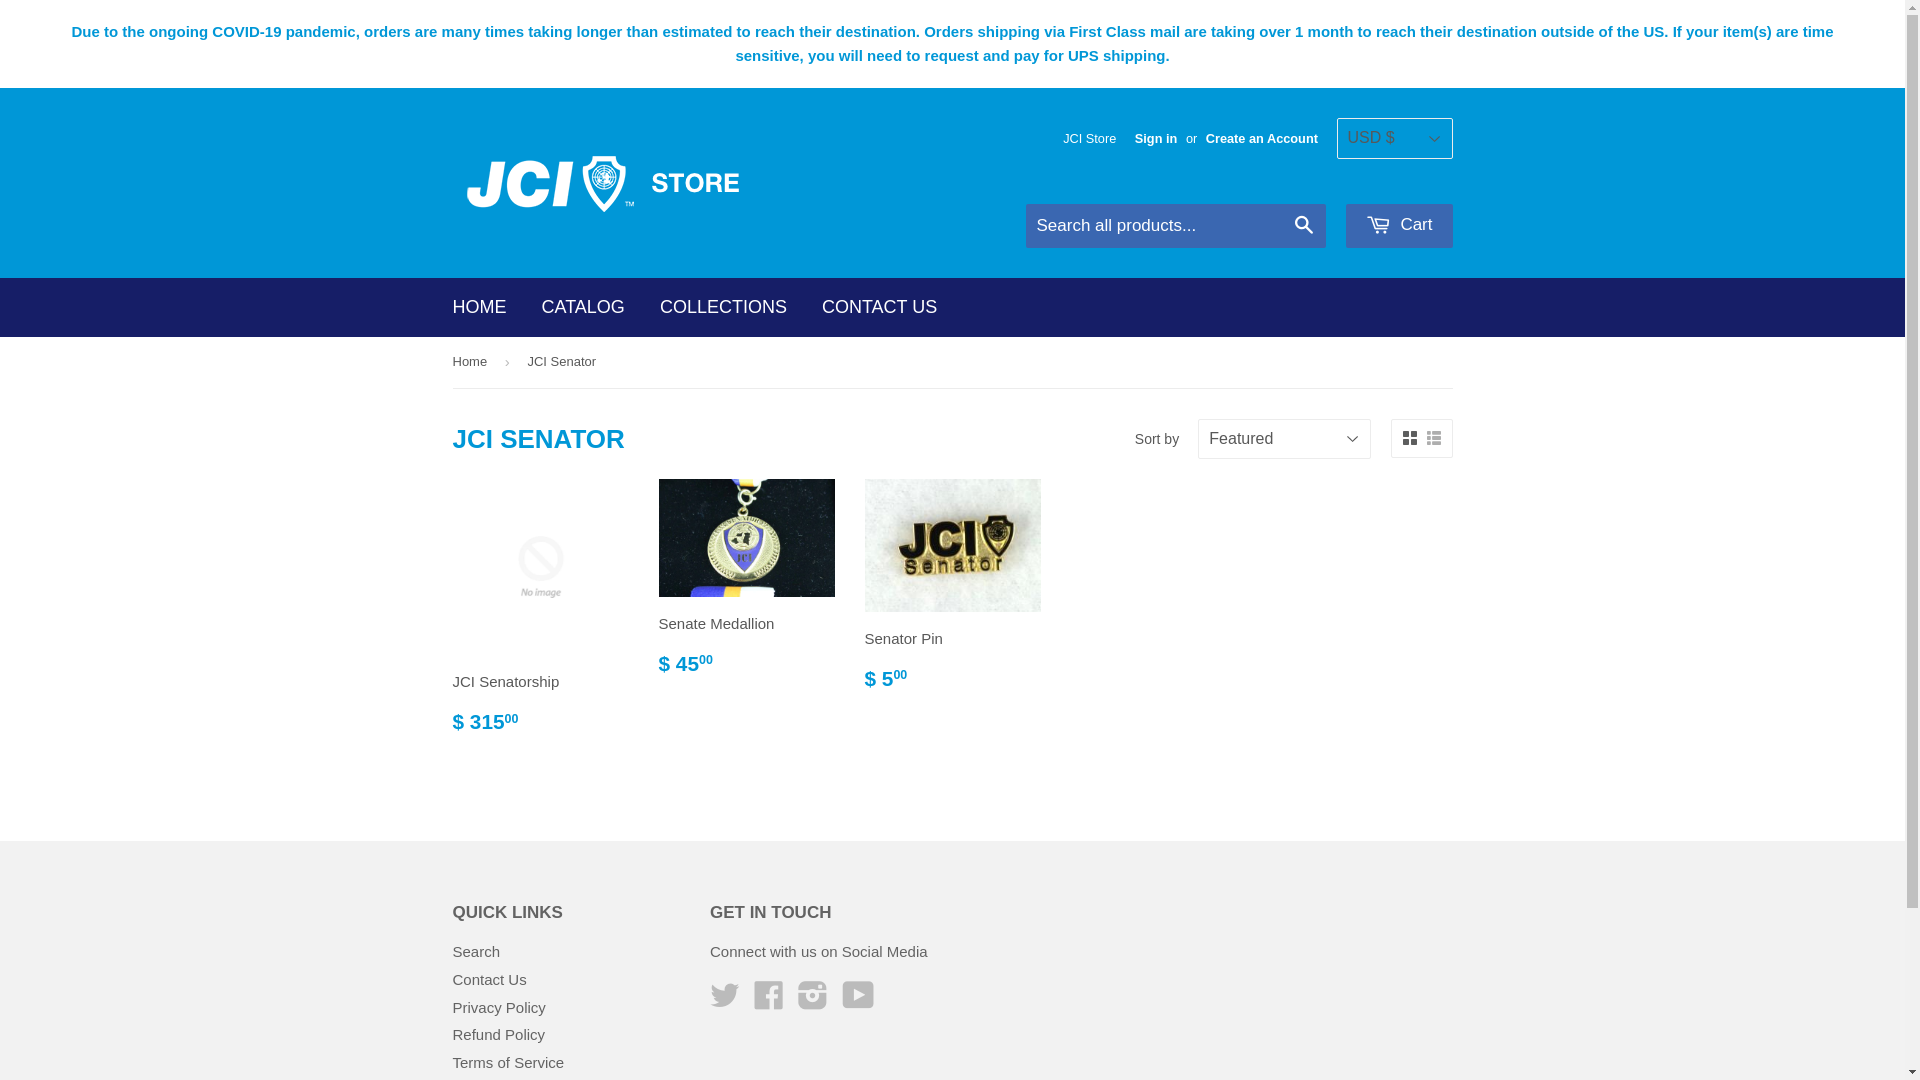 The width and height of the screenshot is (1920, 1080). What do you see at coordinates (539, 613) in the screenshot?
I see `'JCI Senatorship` at bounding box center [539, 613].